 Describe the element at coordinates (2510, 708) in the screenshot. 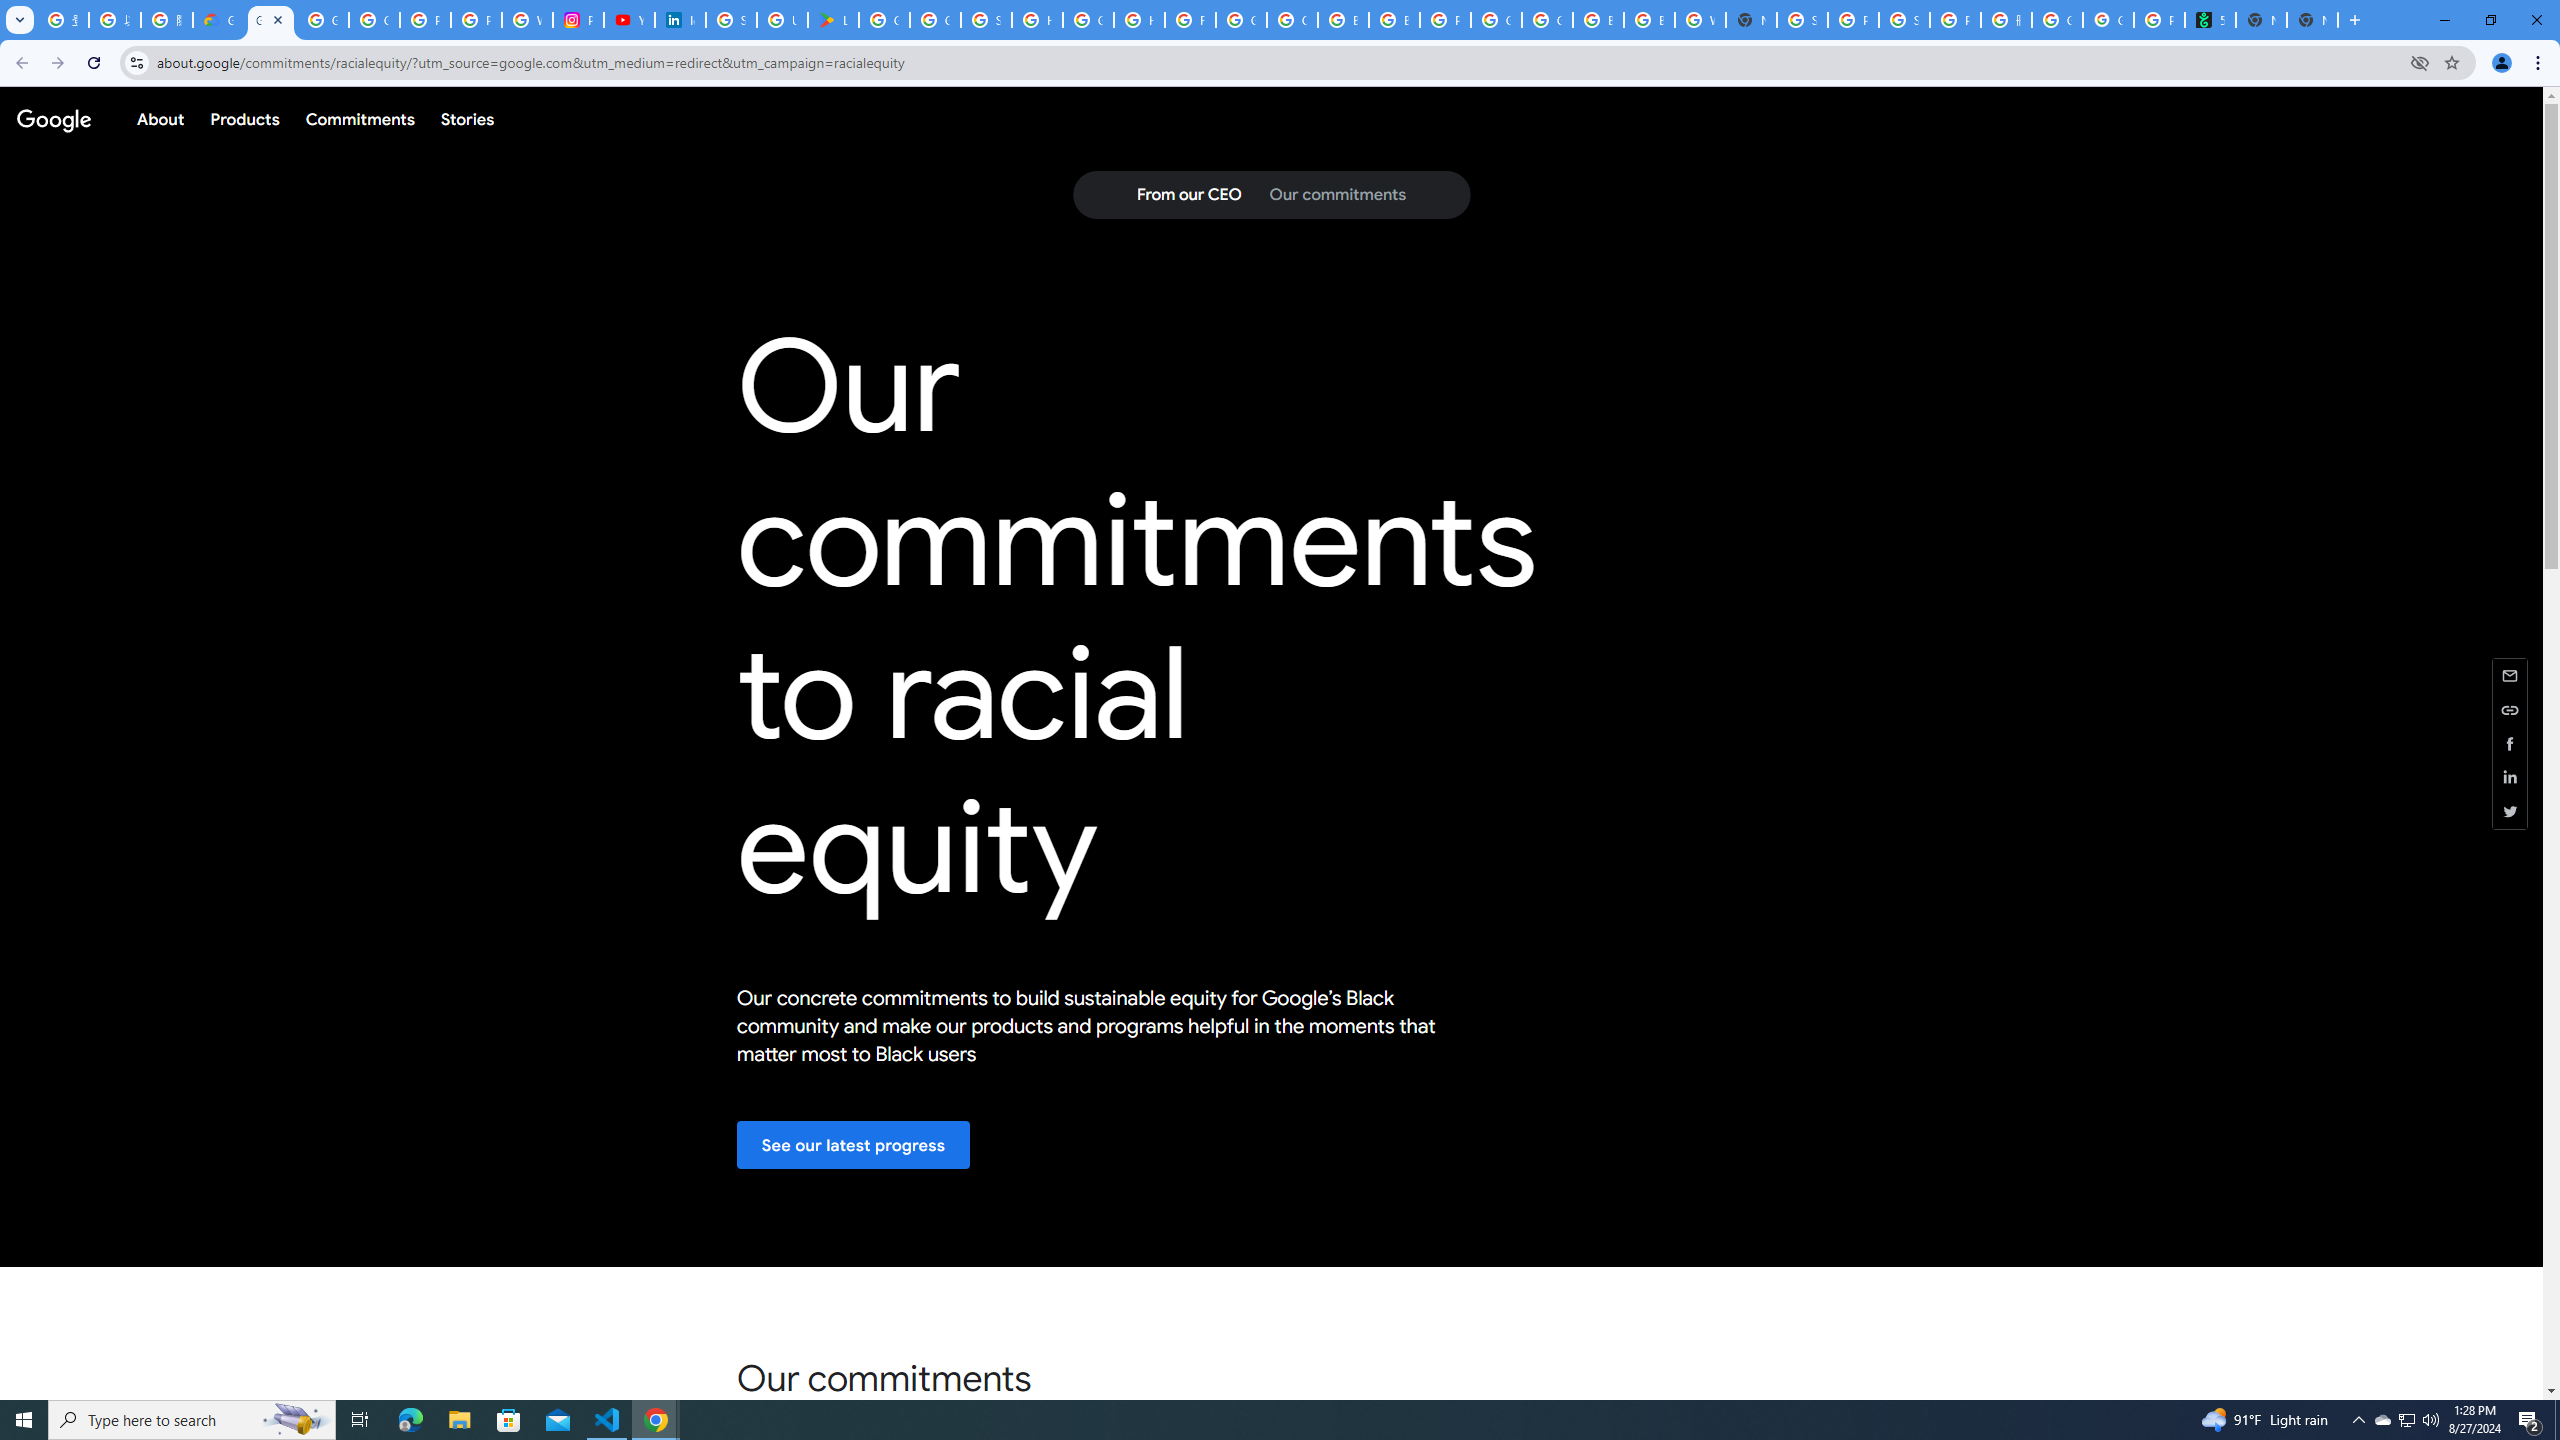

I see `'Share this page (Copy)'` at that location.